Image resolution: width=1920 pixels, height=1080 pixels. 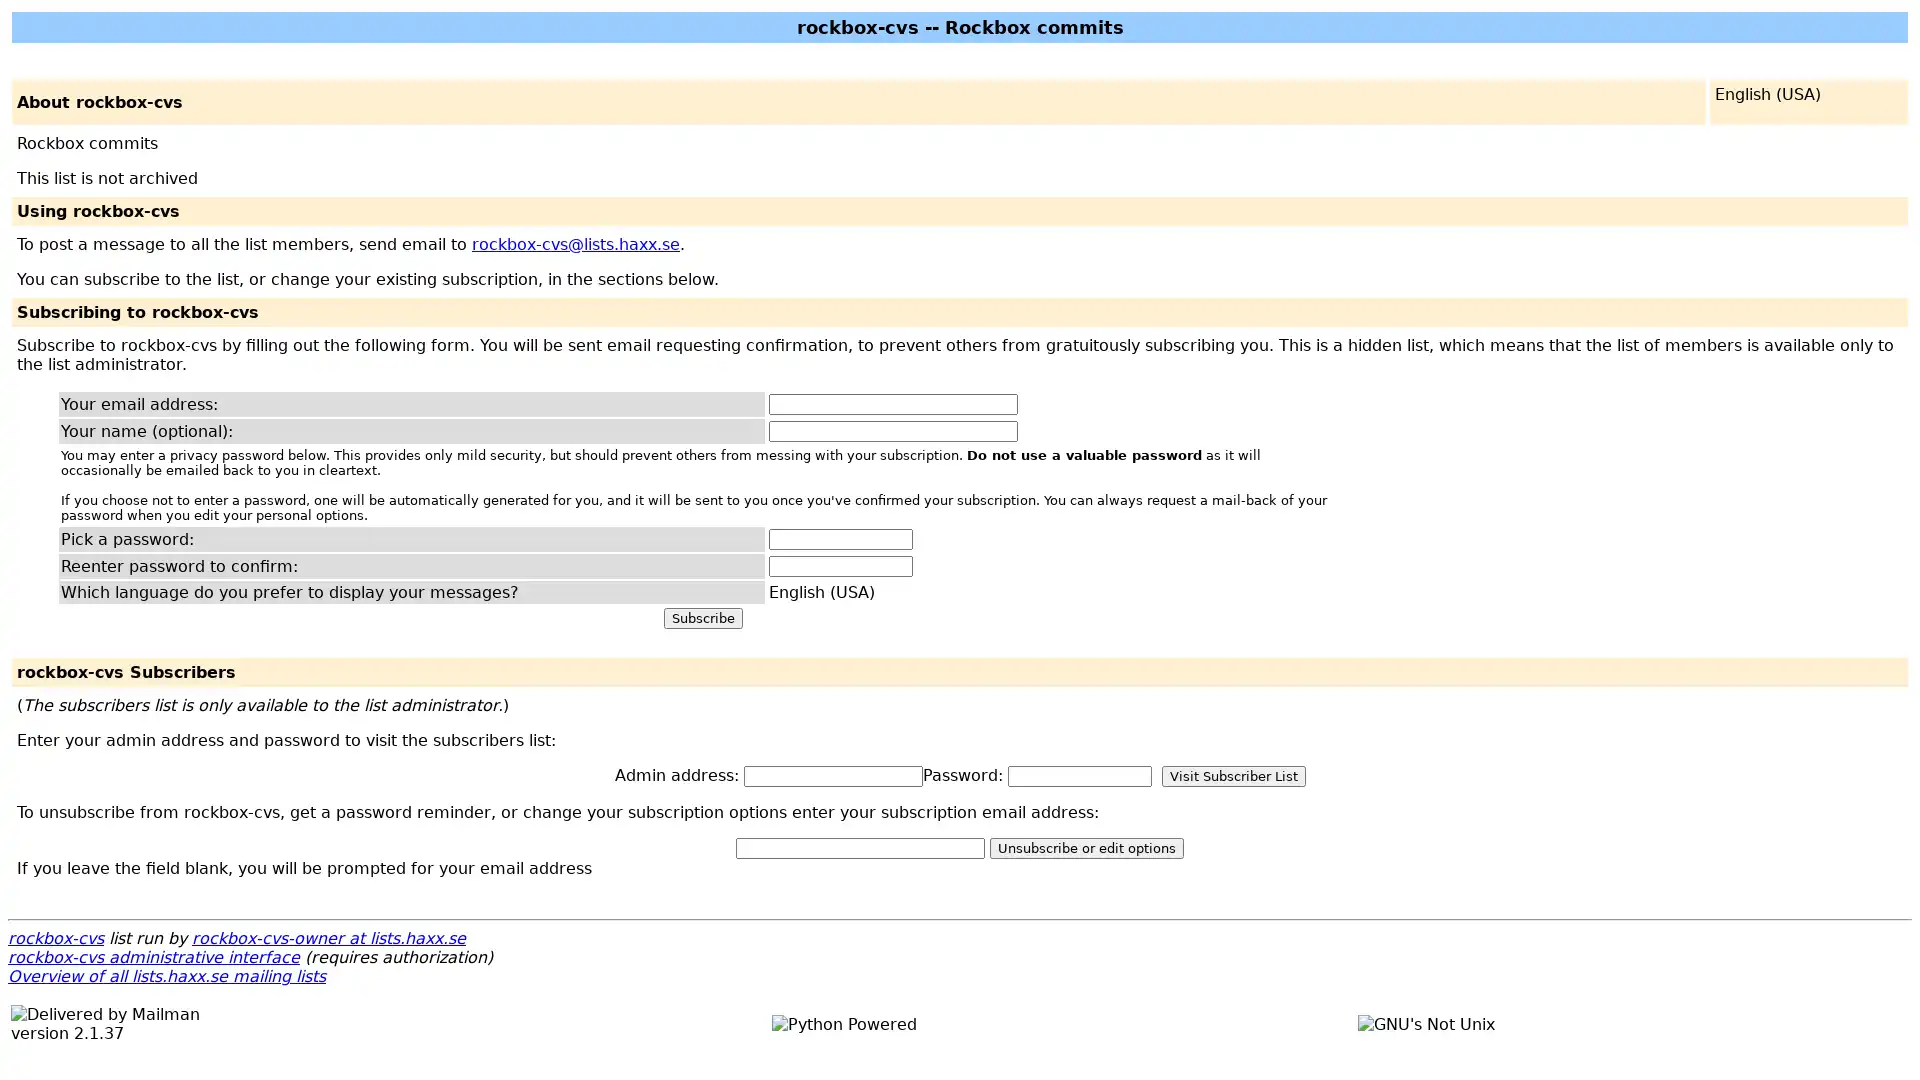 What do you see at coordinates (702, 617) in the screenshot?
I see `Subscribe` at bounding box center [702, 617].